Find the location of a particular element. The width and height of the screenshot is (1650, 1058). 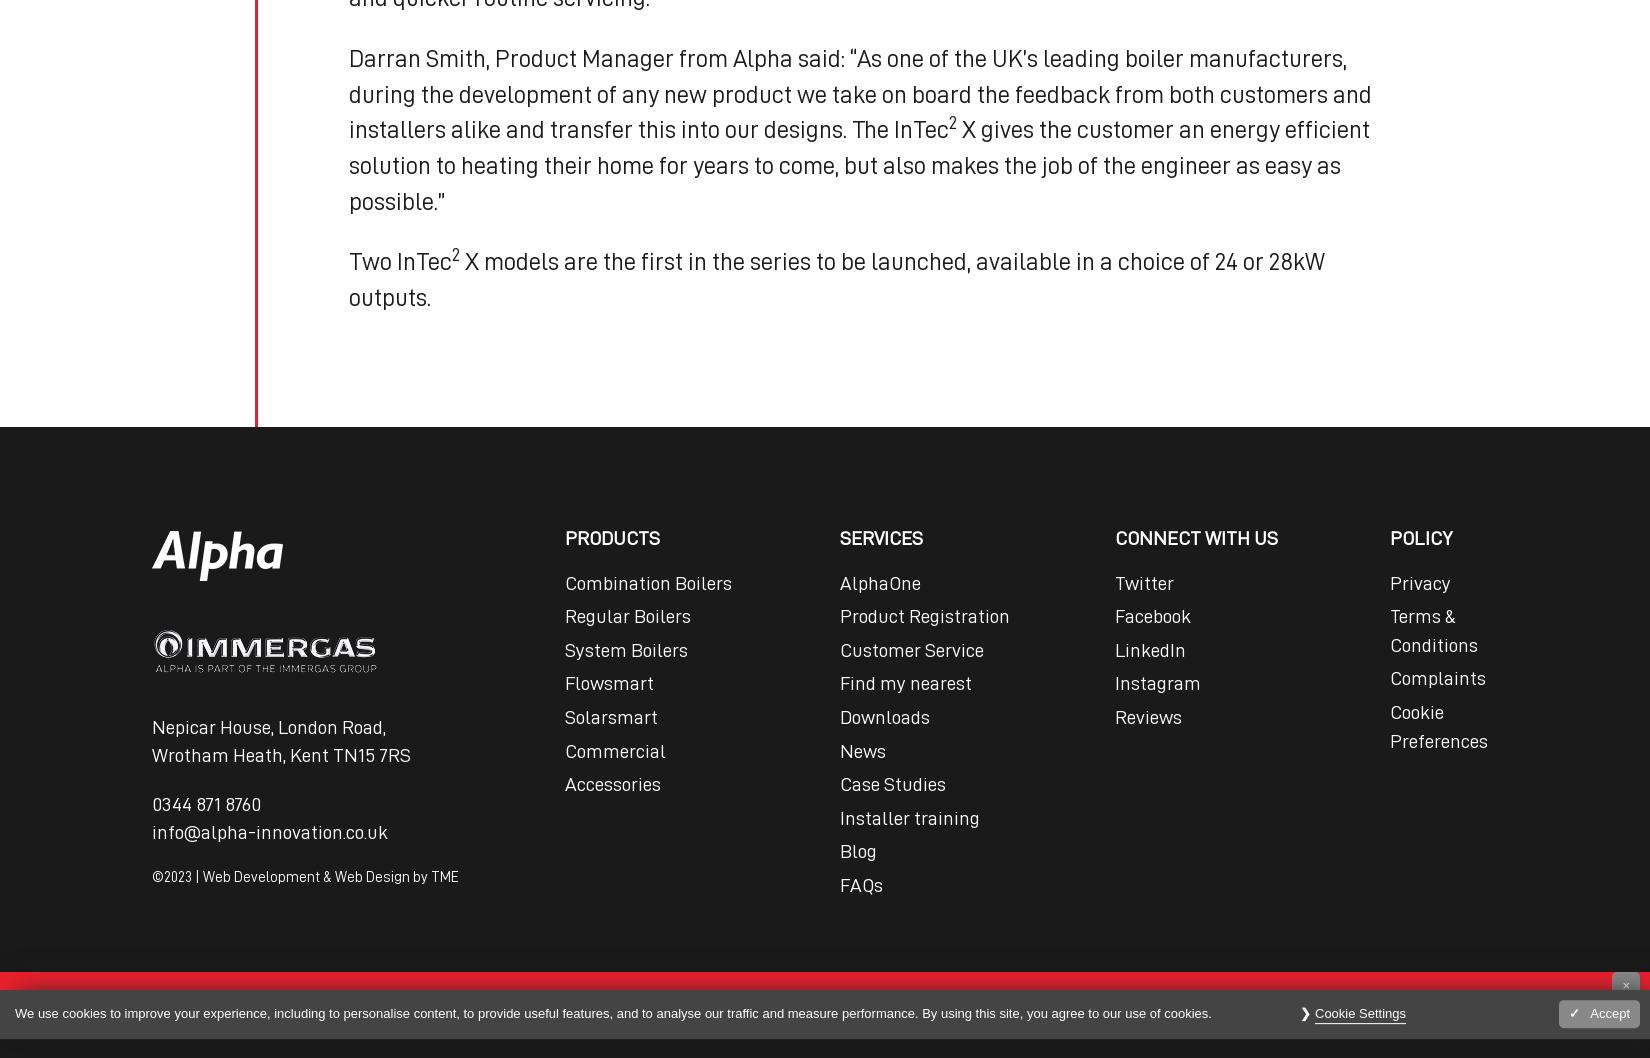

'News' is located at coordinates (861, 750).